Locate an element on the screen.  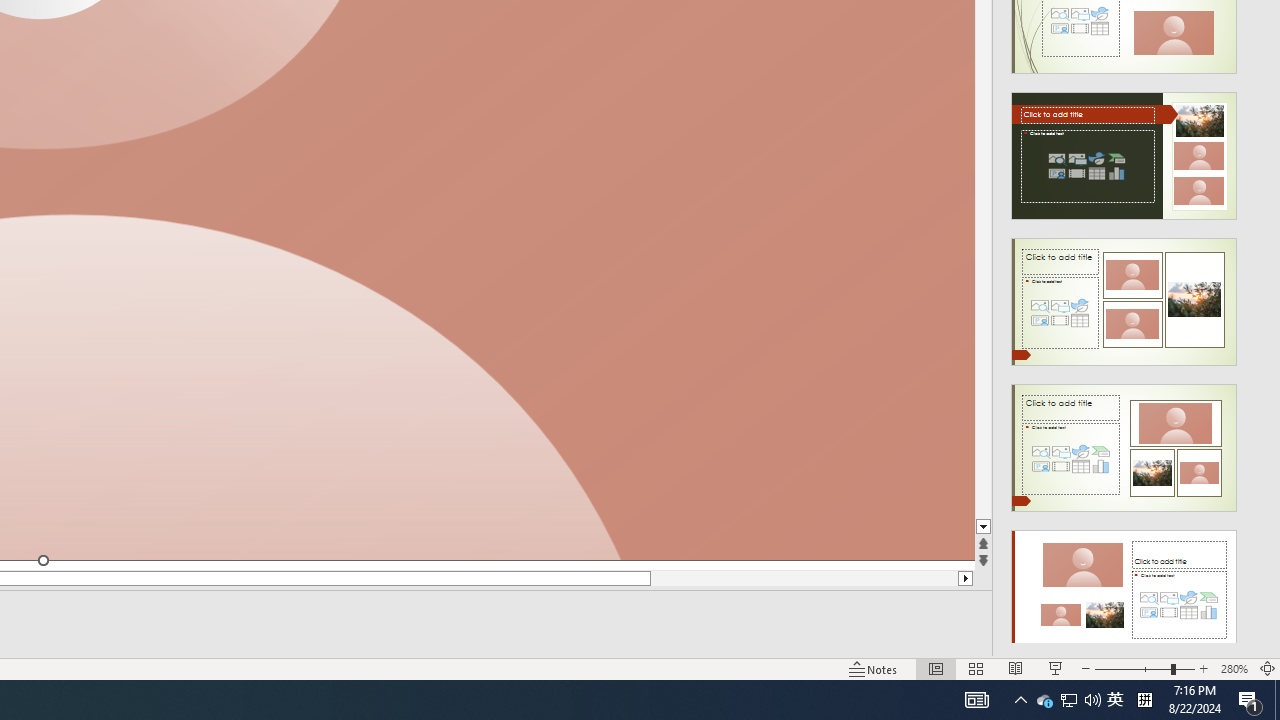
'Zoom 280%' is located at coordinates (1233, 669).